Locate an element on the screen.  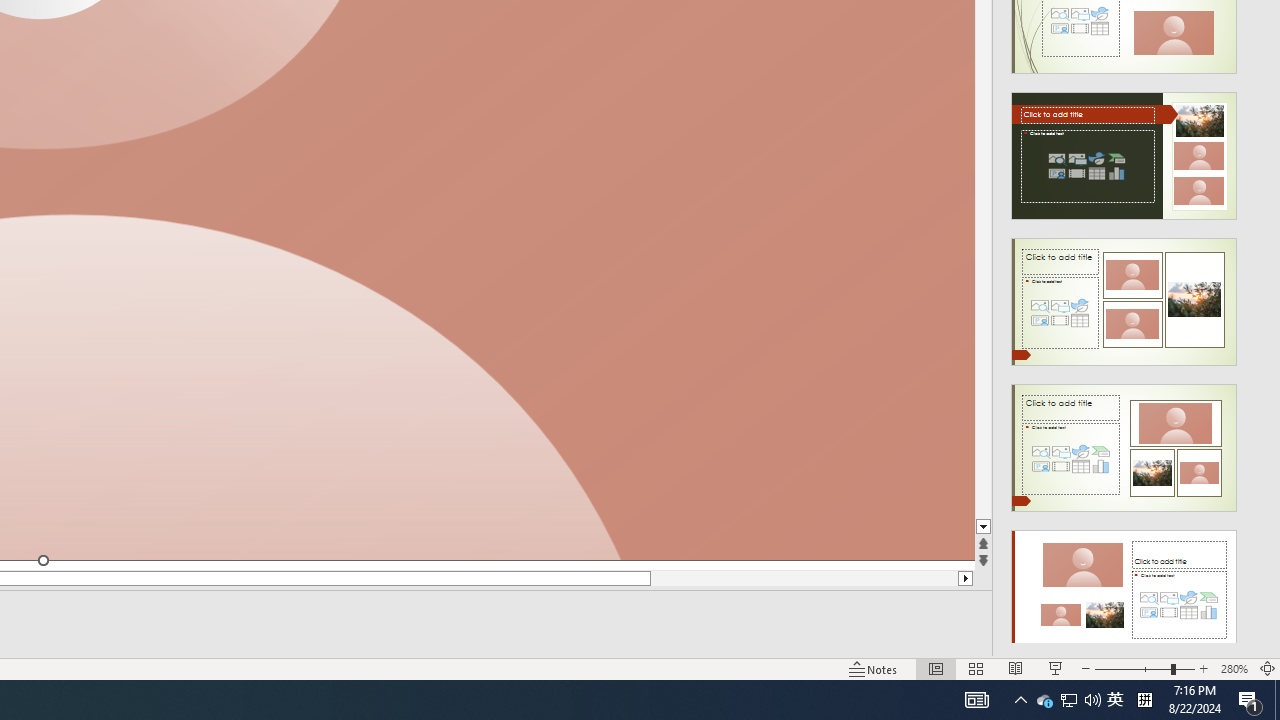
'Zoom 280%' is located at coordinates (1233, 669).